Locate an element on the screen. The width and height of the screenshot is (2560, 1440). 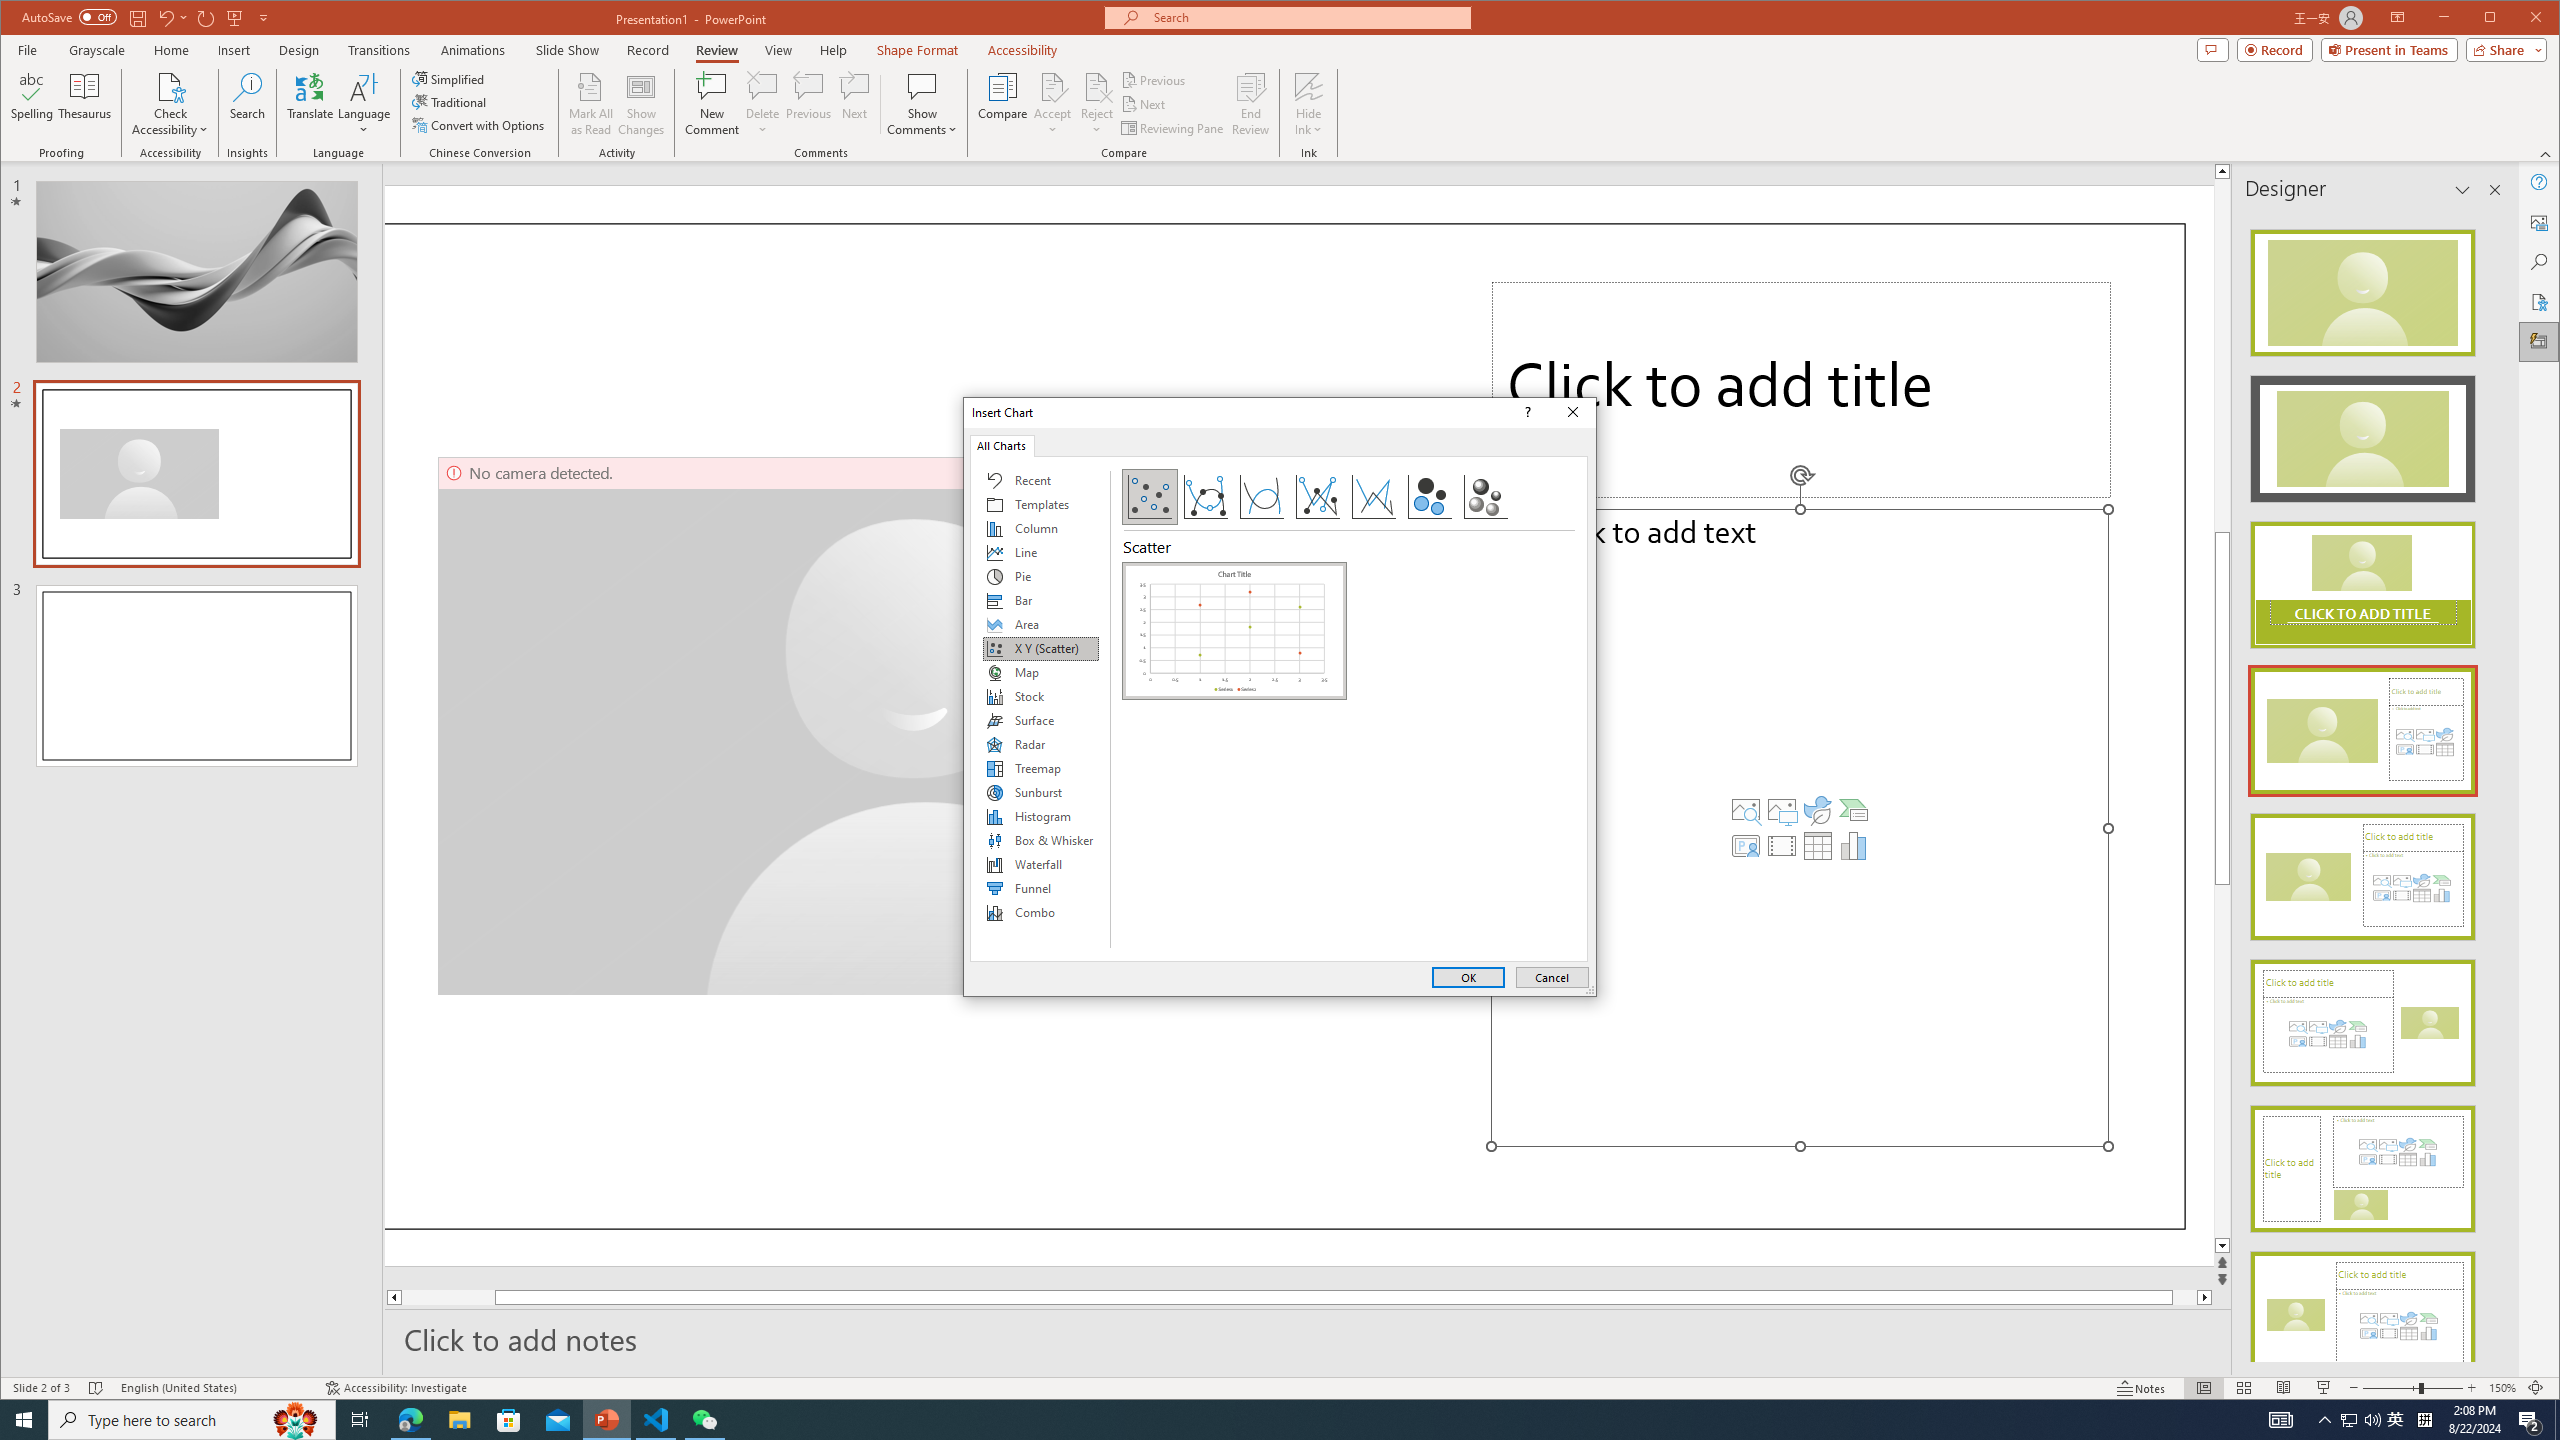
'Search' is located at coordinates (248, 103).